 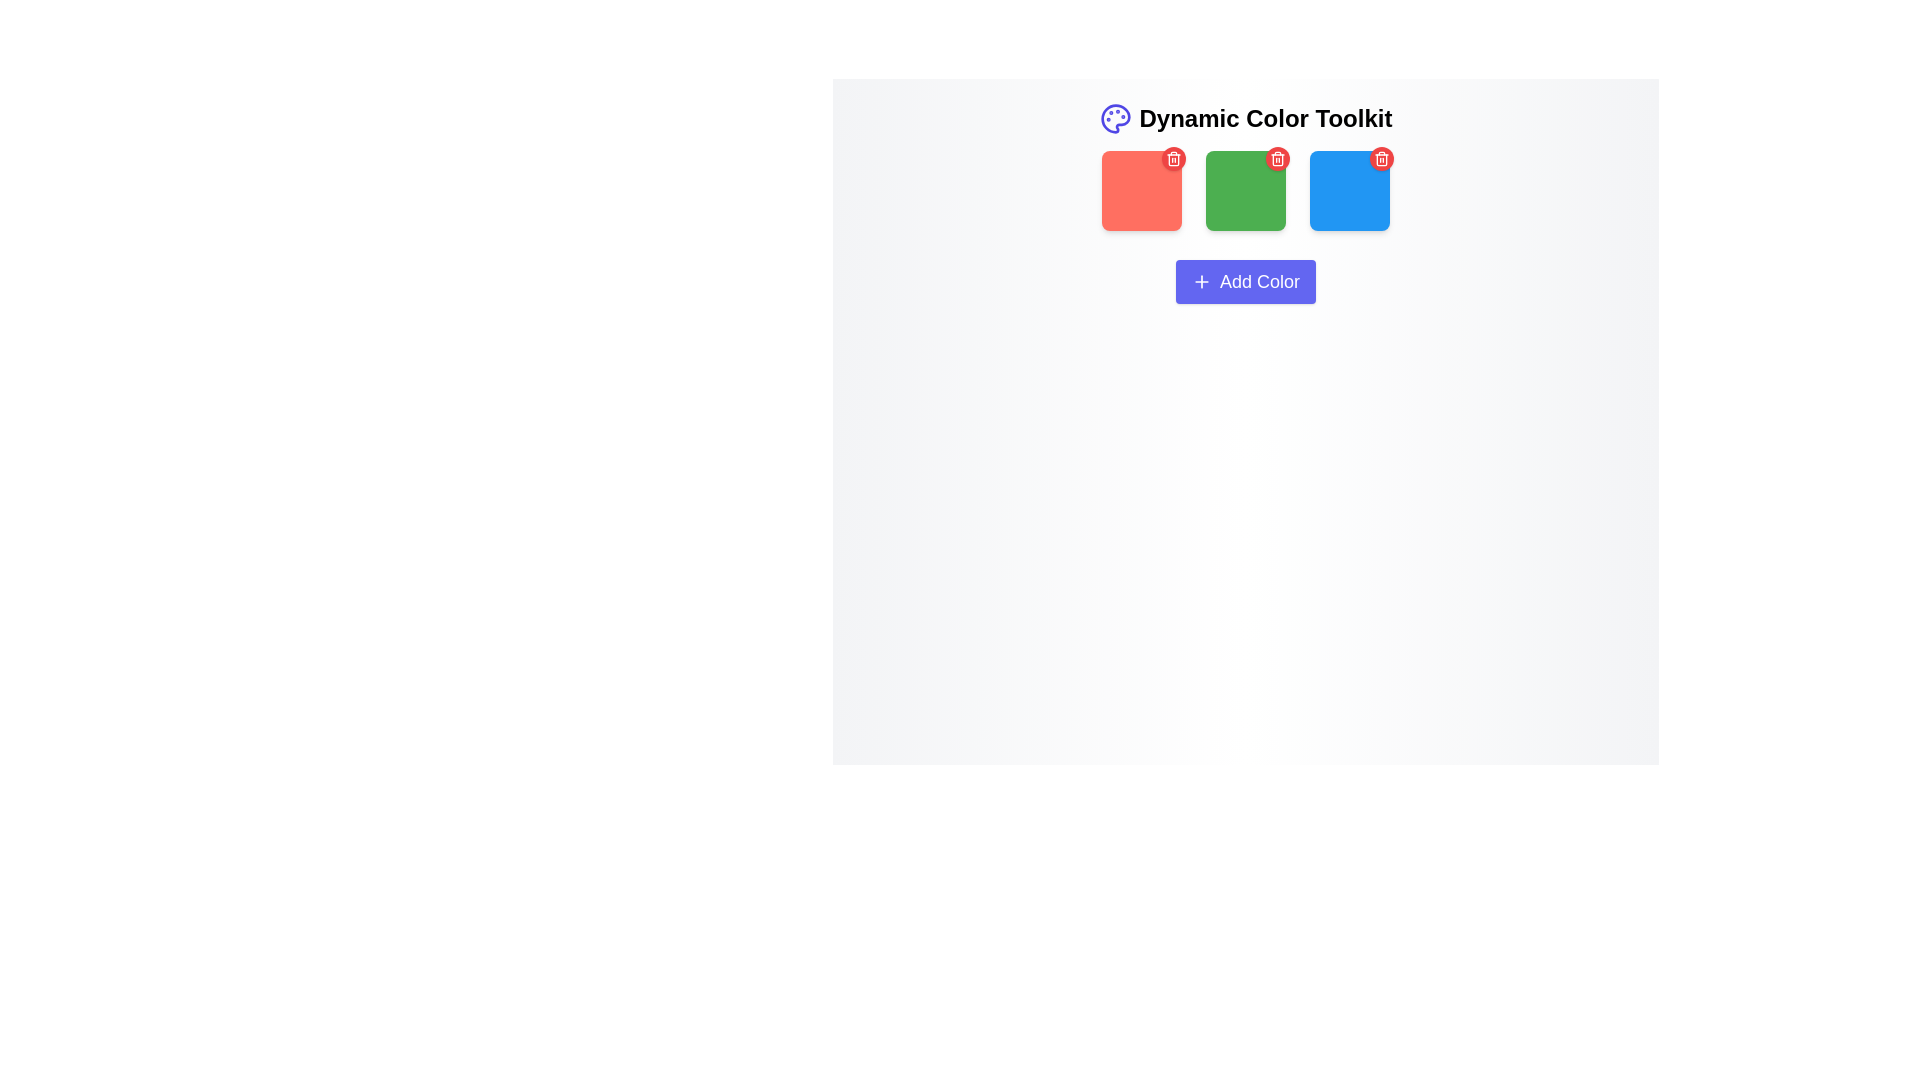 I want to click on the button in the top-right corner of the blue square tile, so click(x=1381, y=157).